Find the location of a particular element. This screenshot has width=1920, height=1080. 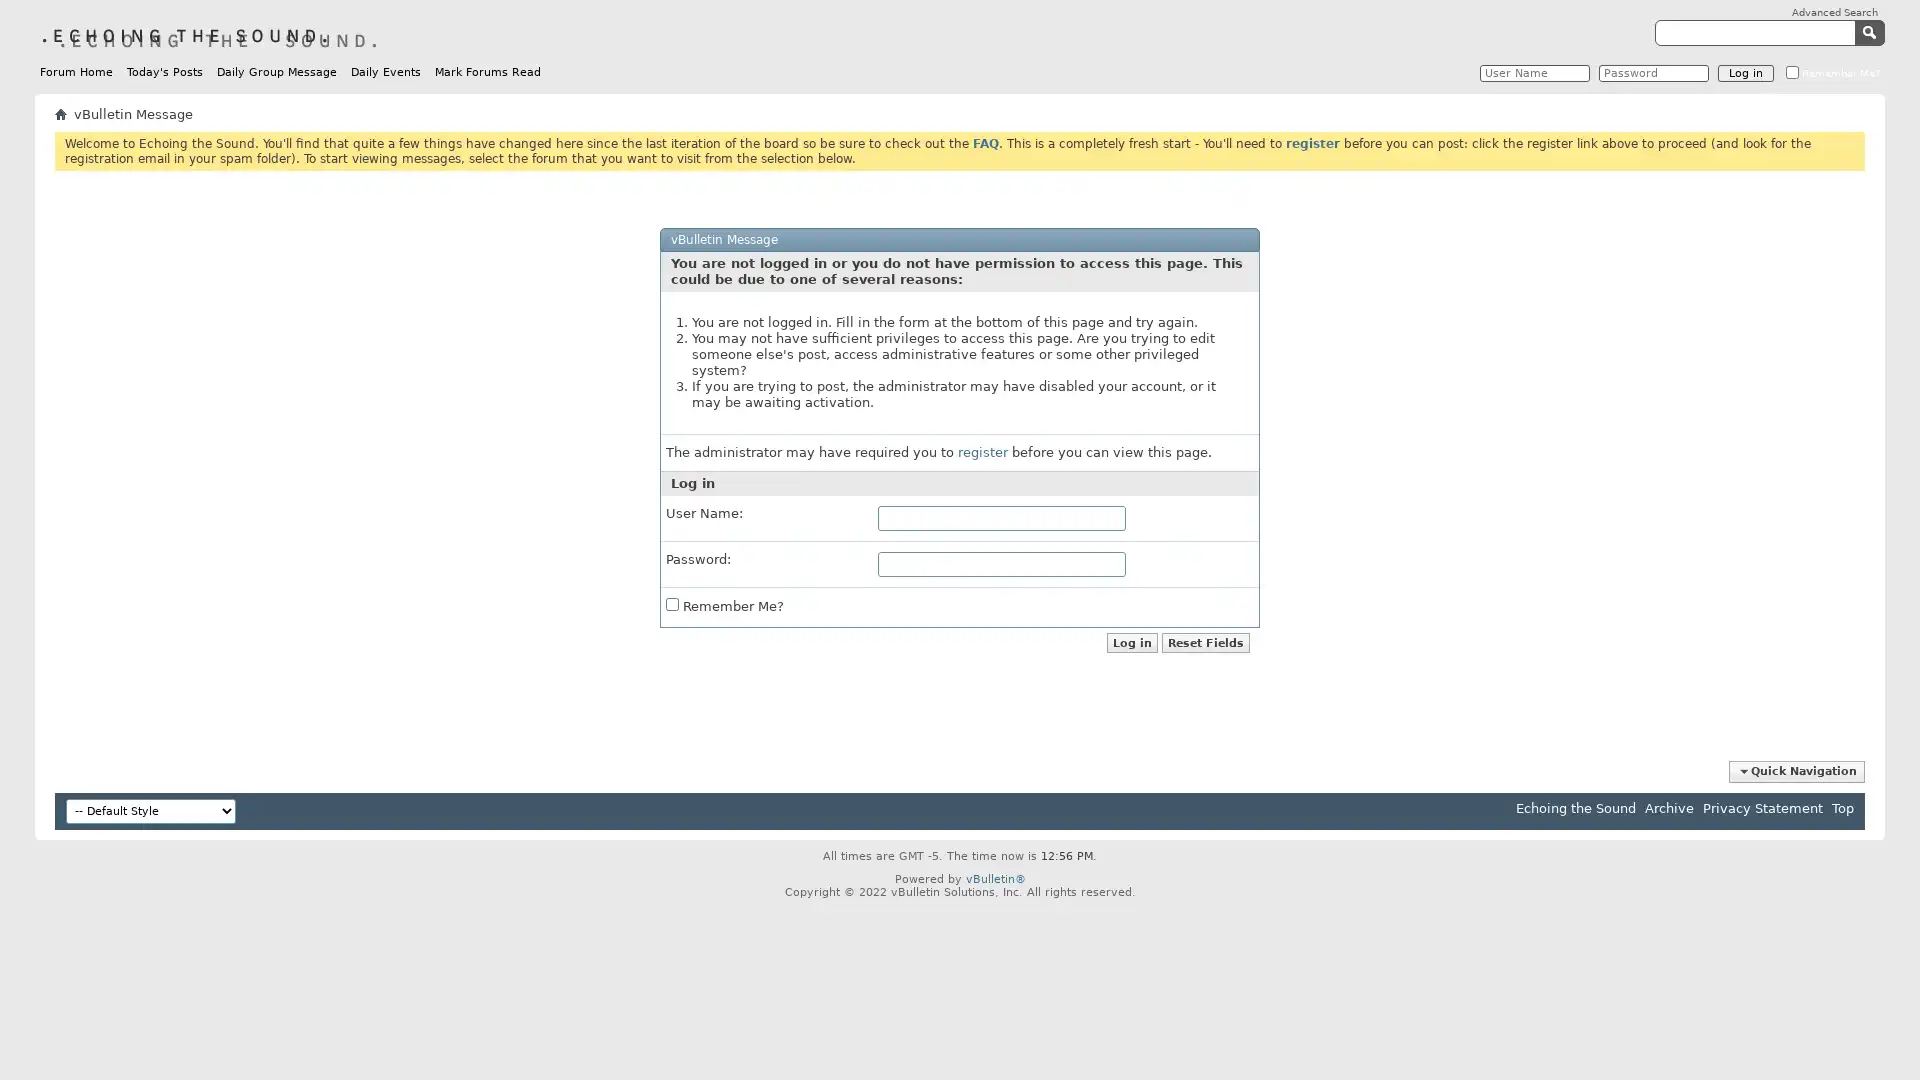

Log in is located at coordinates (1745, 72).